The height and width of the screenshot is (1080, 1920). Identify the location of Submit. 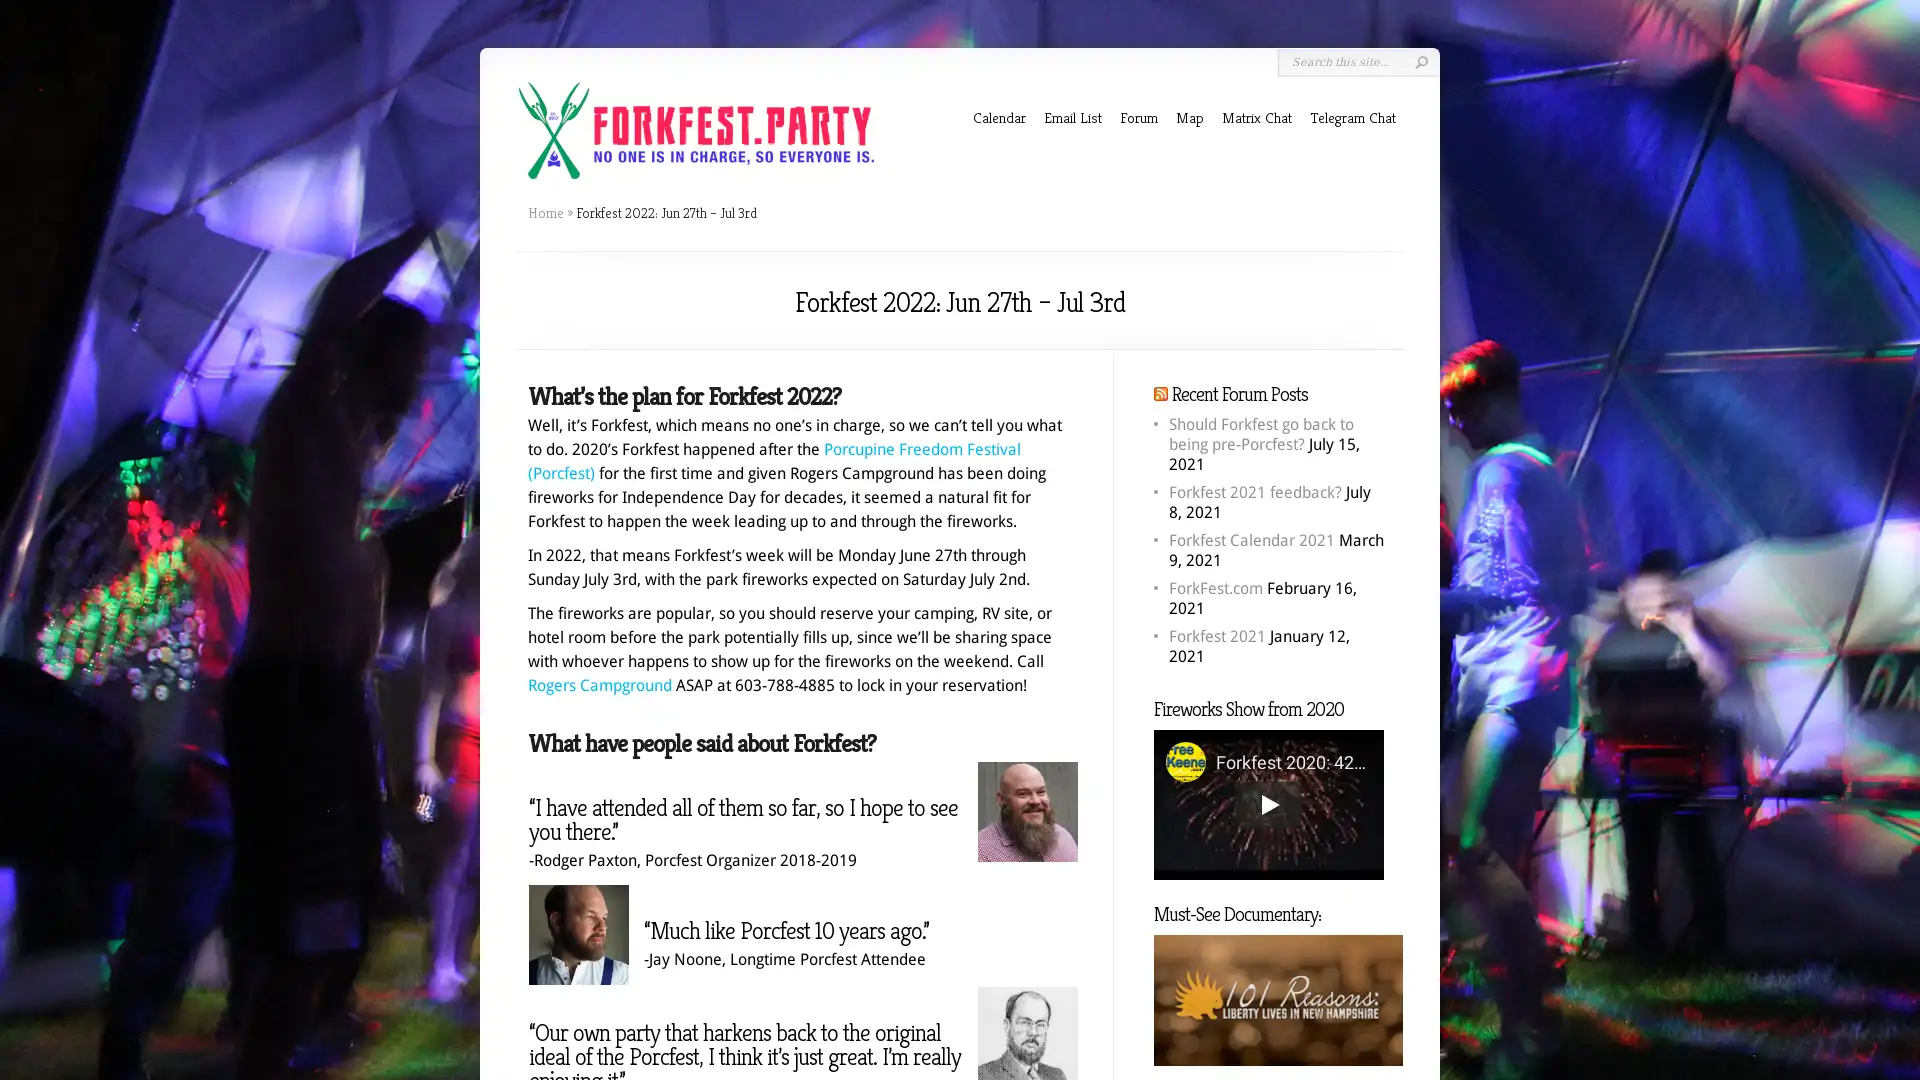
(1420, 61).